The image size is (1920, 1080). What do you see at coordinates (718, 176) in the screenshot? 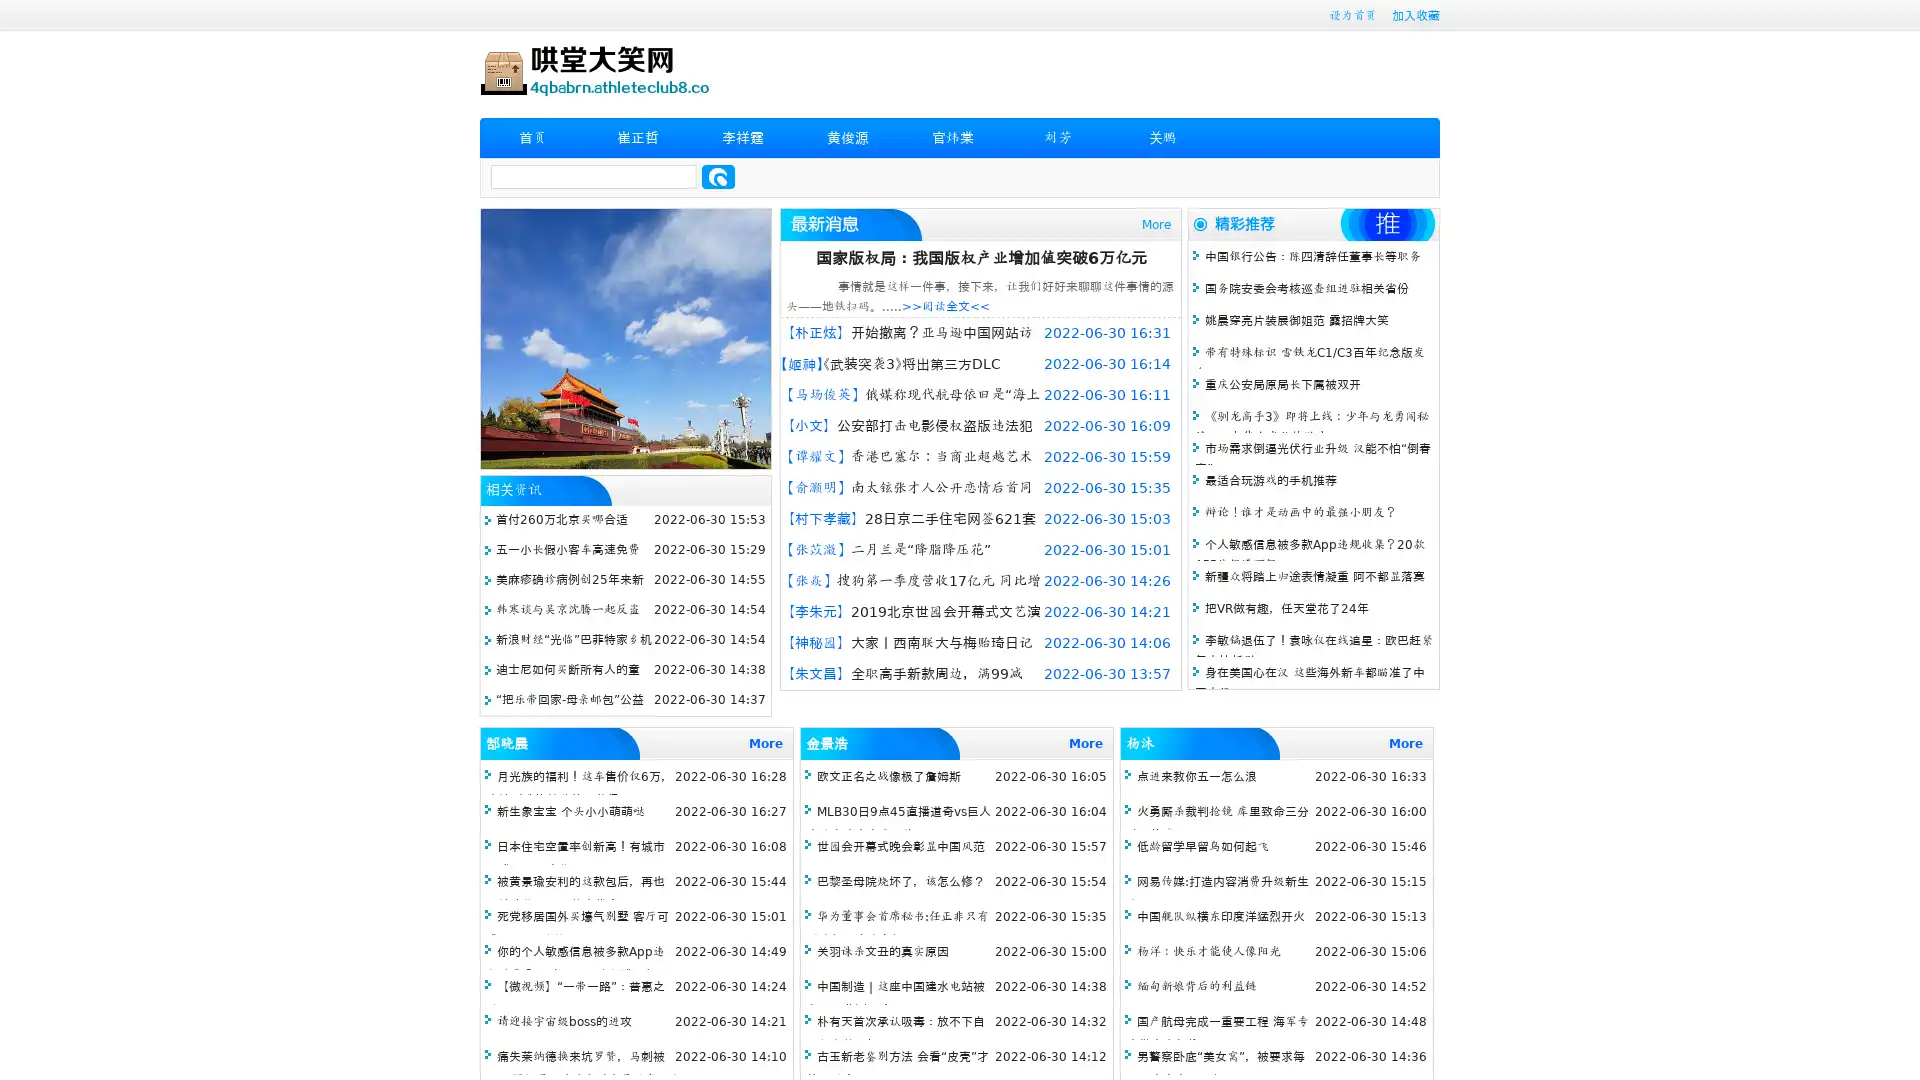
I see `Search` at bounding box center [718, 176].